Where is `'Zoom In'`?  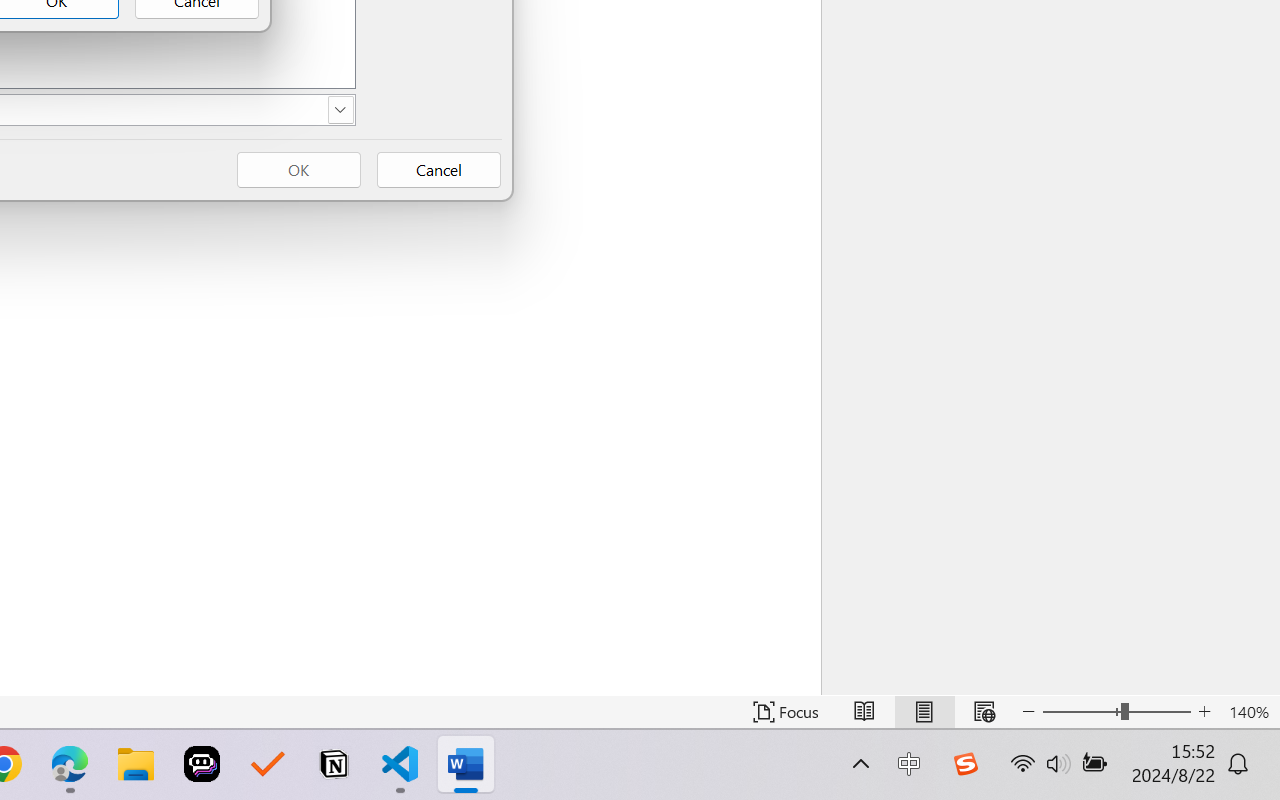 'Zoom In' is located at coordinates (1204, 711).